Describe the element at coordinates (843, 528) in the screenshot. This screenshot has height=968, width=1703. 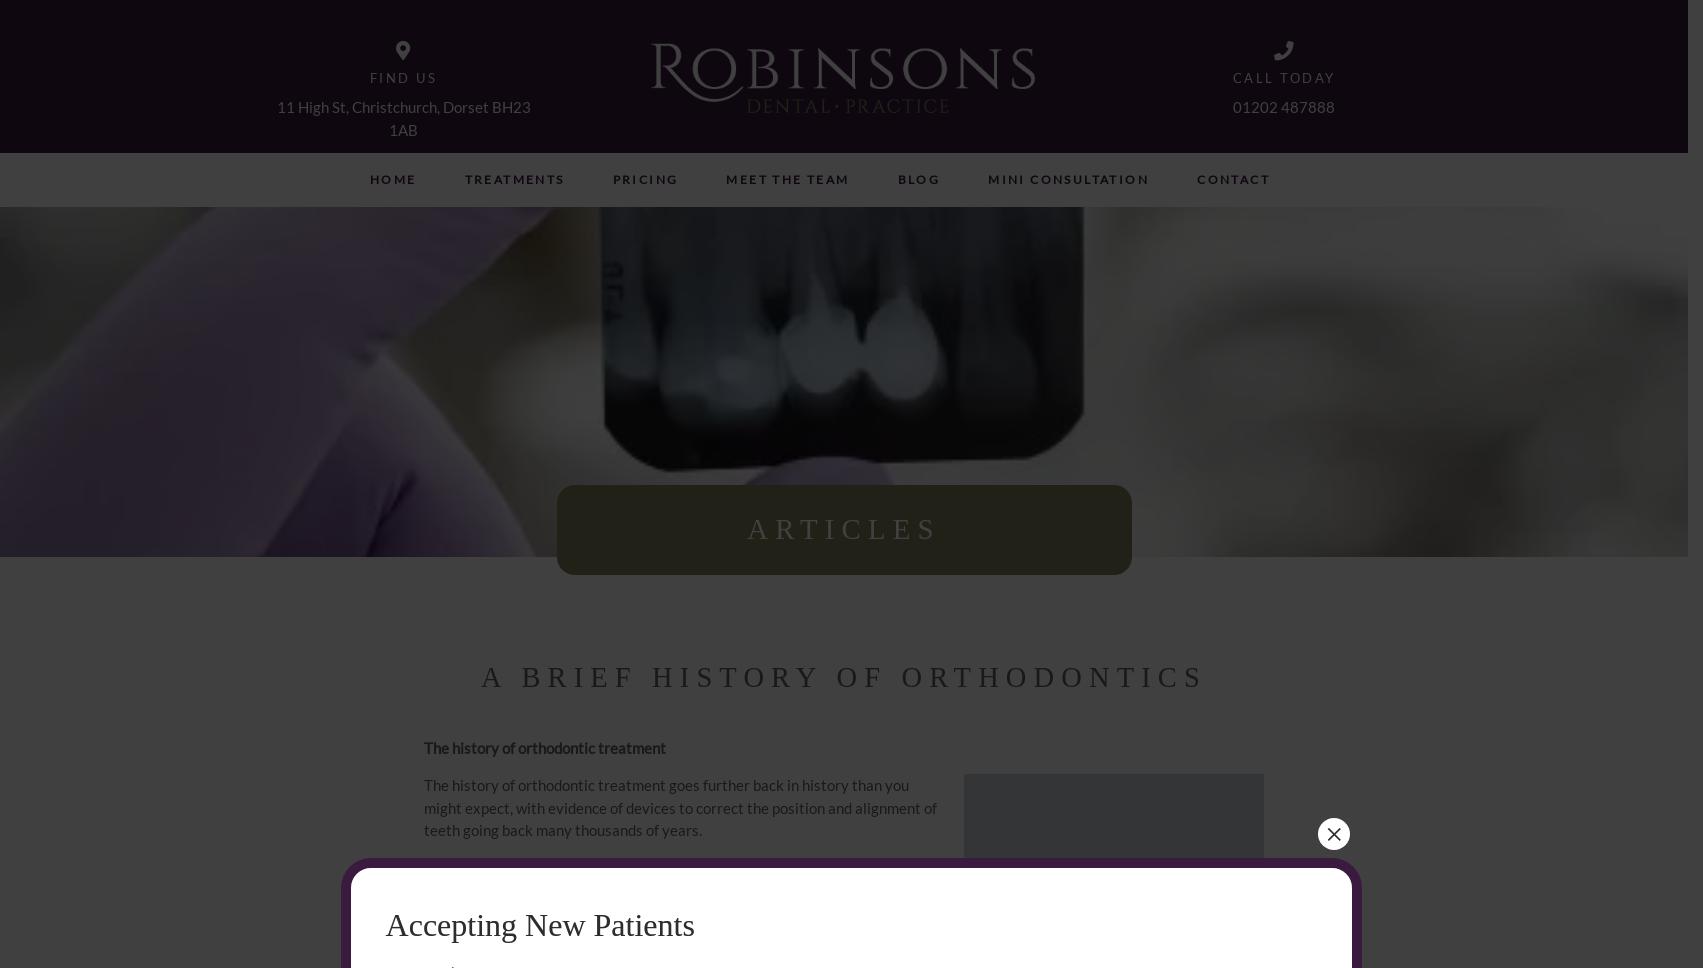
I see `'Articles'` at that location.